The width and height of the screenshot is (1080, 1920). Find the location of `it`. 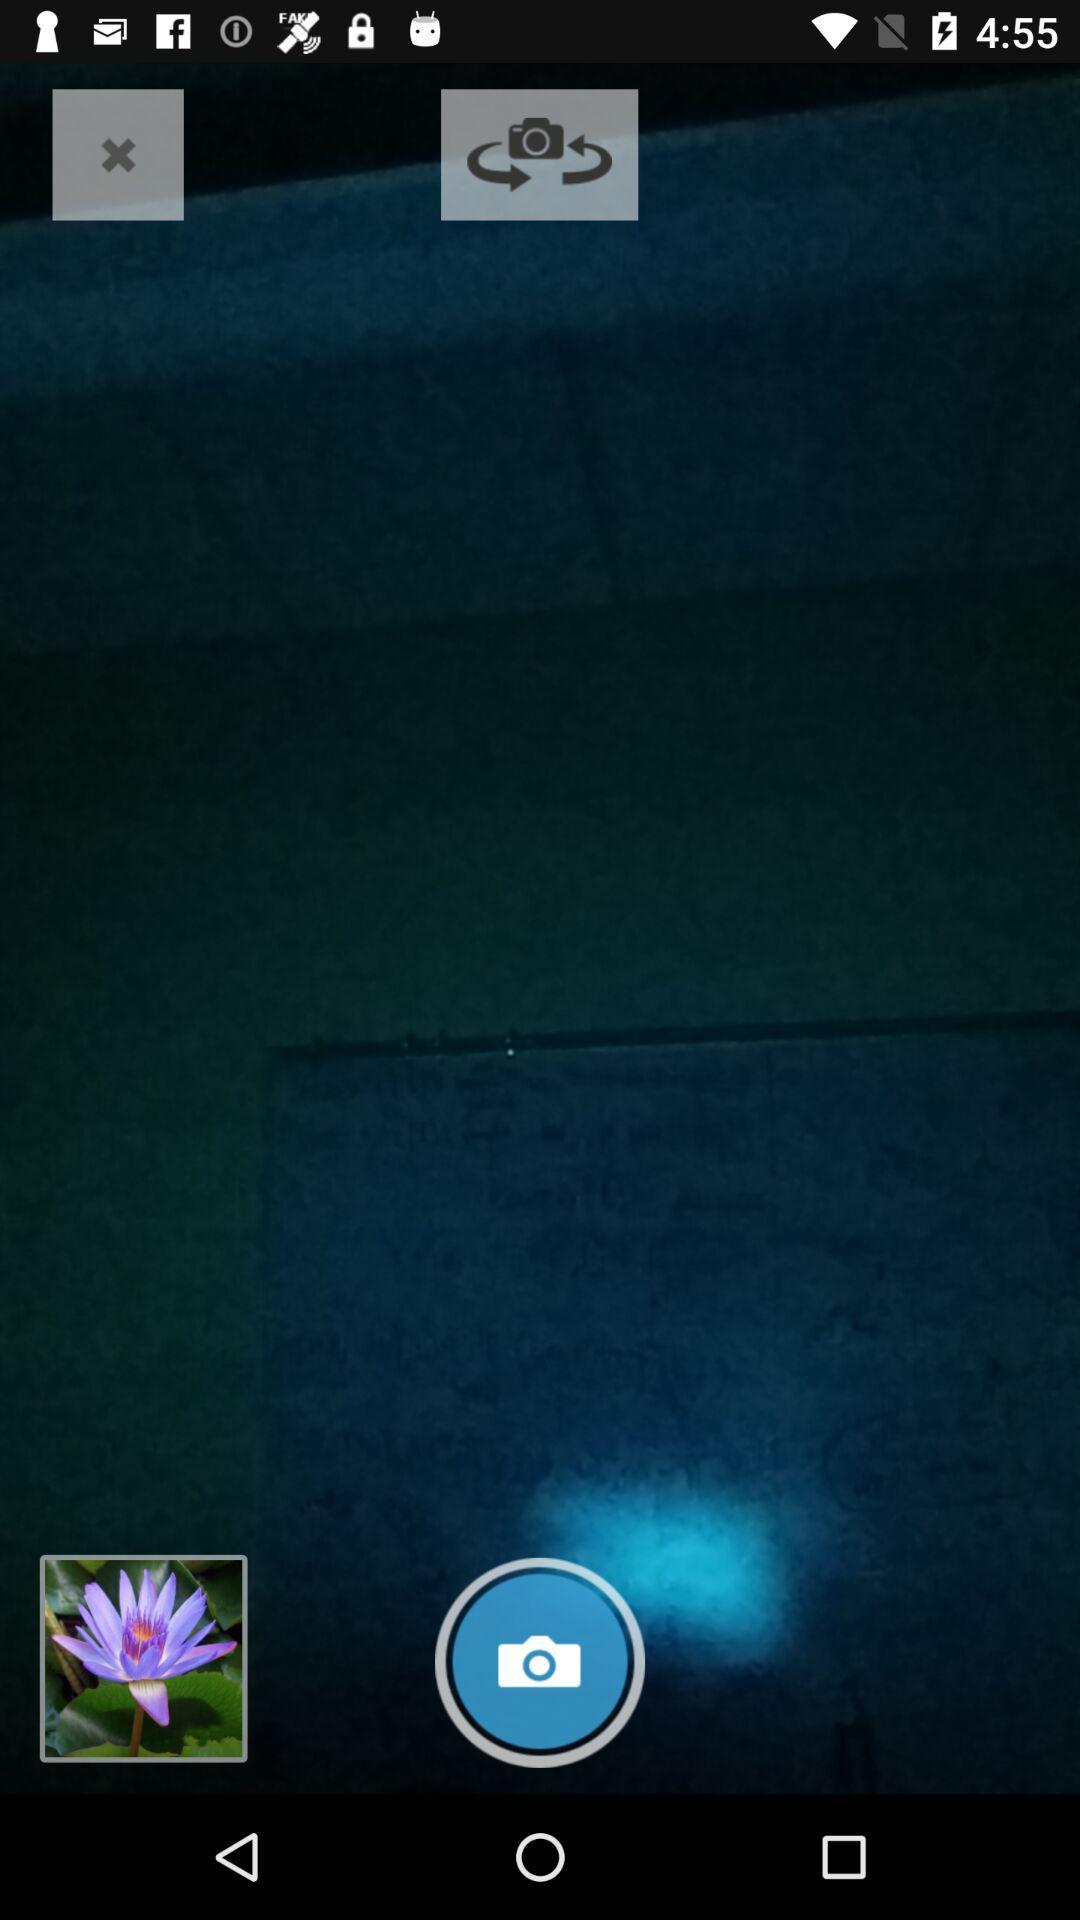

it is located at coordinates (118, 153).